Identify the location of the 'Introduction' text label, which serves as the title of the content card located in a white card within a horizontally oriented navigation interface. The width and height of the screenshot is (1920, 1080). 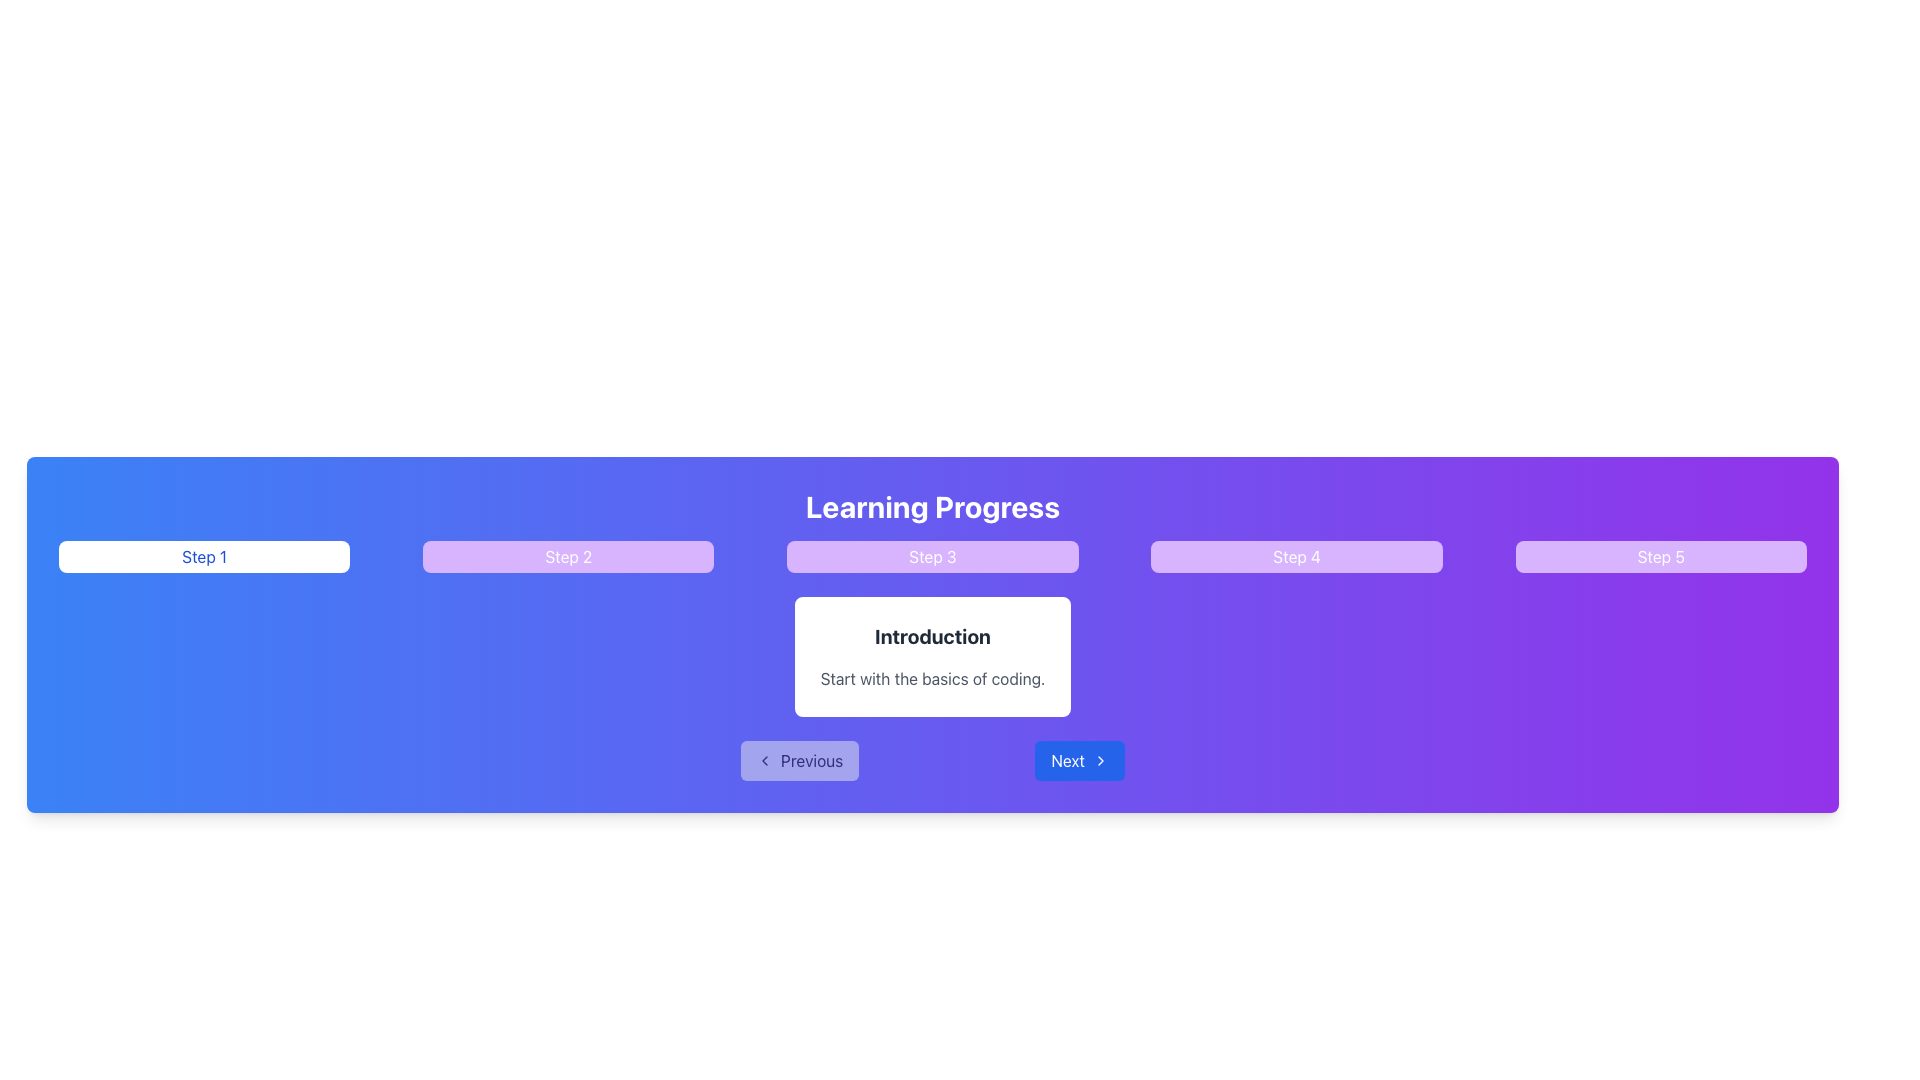
(931, 636).